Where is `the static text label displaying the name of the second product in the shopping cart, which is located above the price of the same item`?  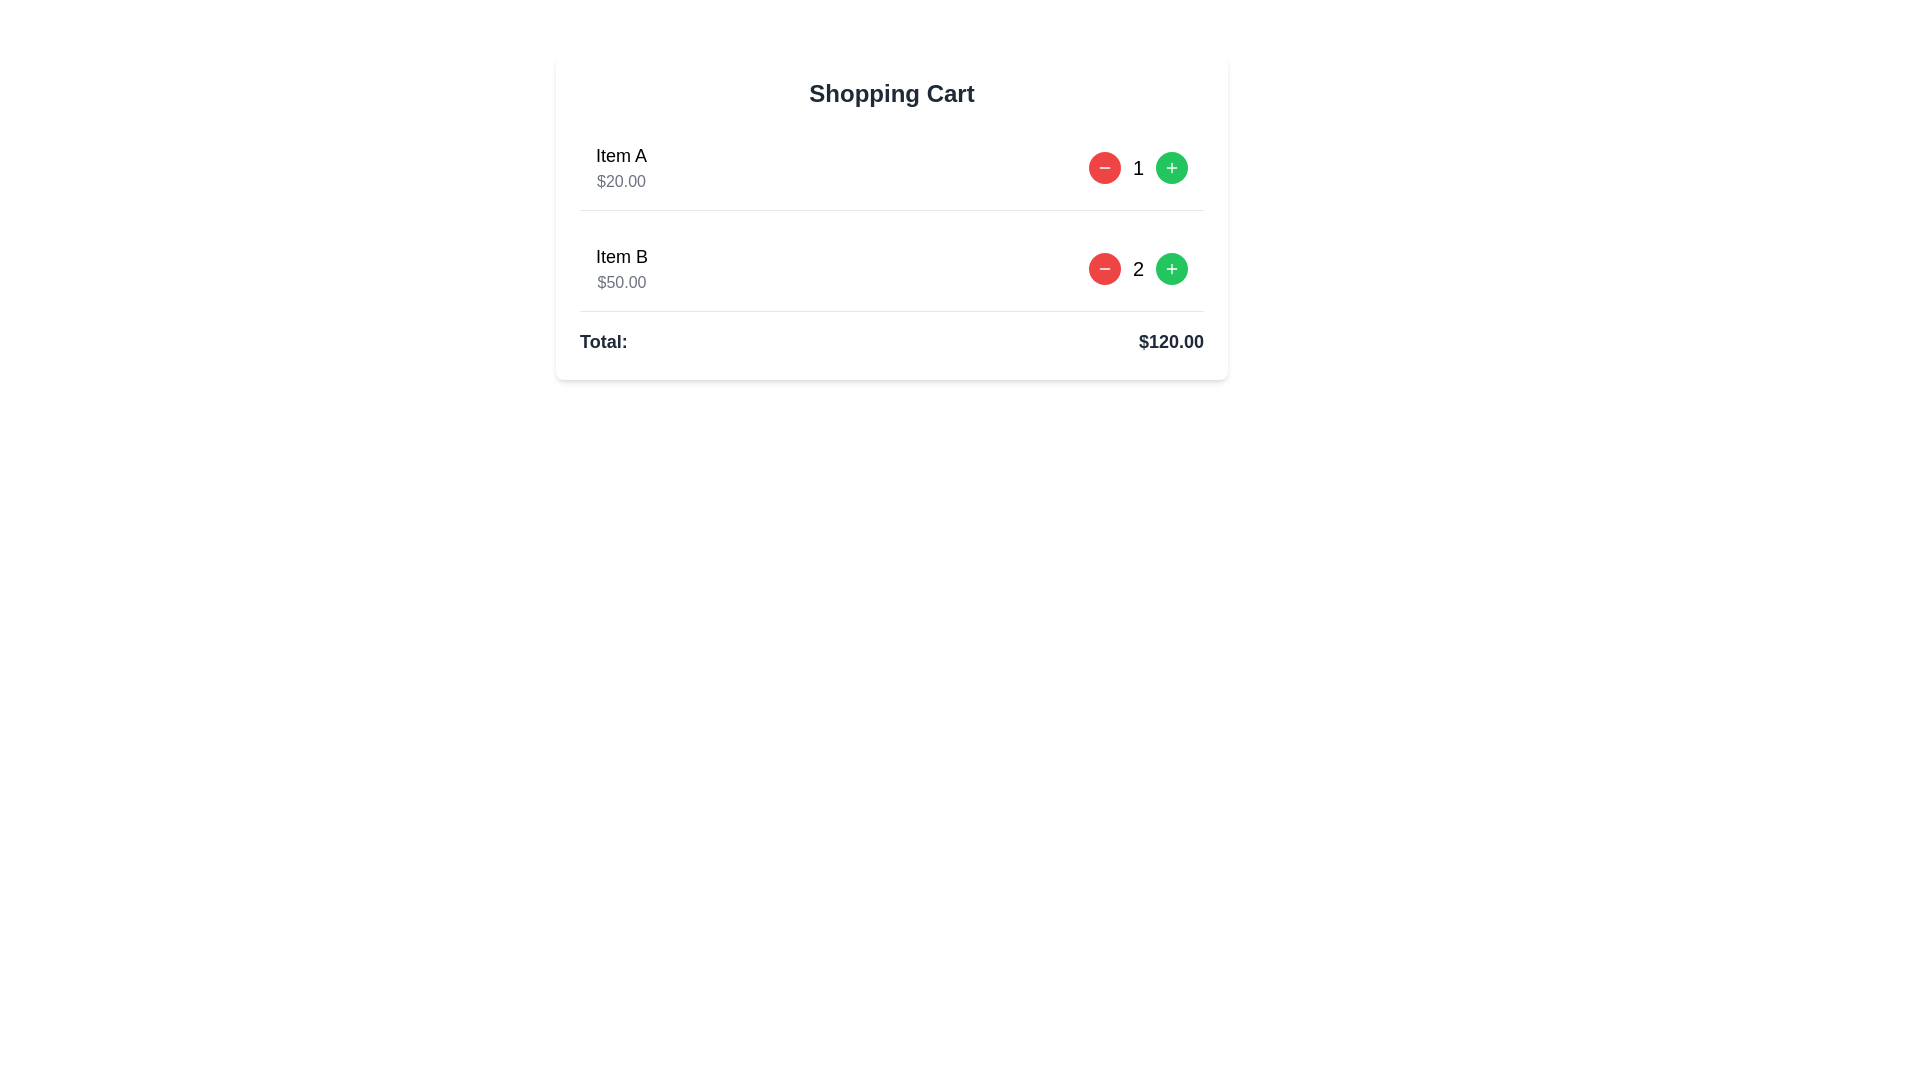
the static text label displaying the name of the second product in the shopping cart, which is located above the price of the same item is located at coordinates (621, 256).